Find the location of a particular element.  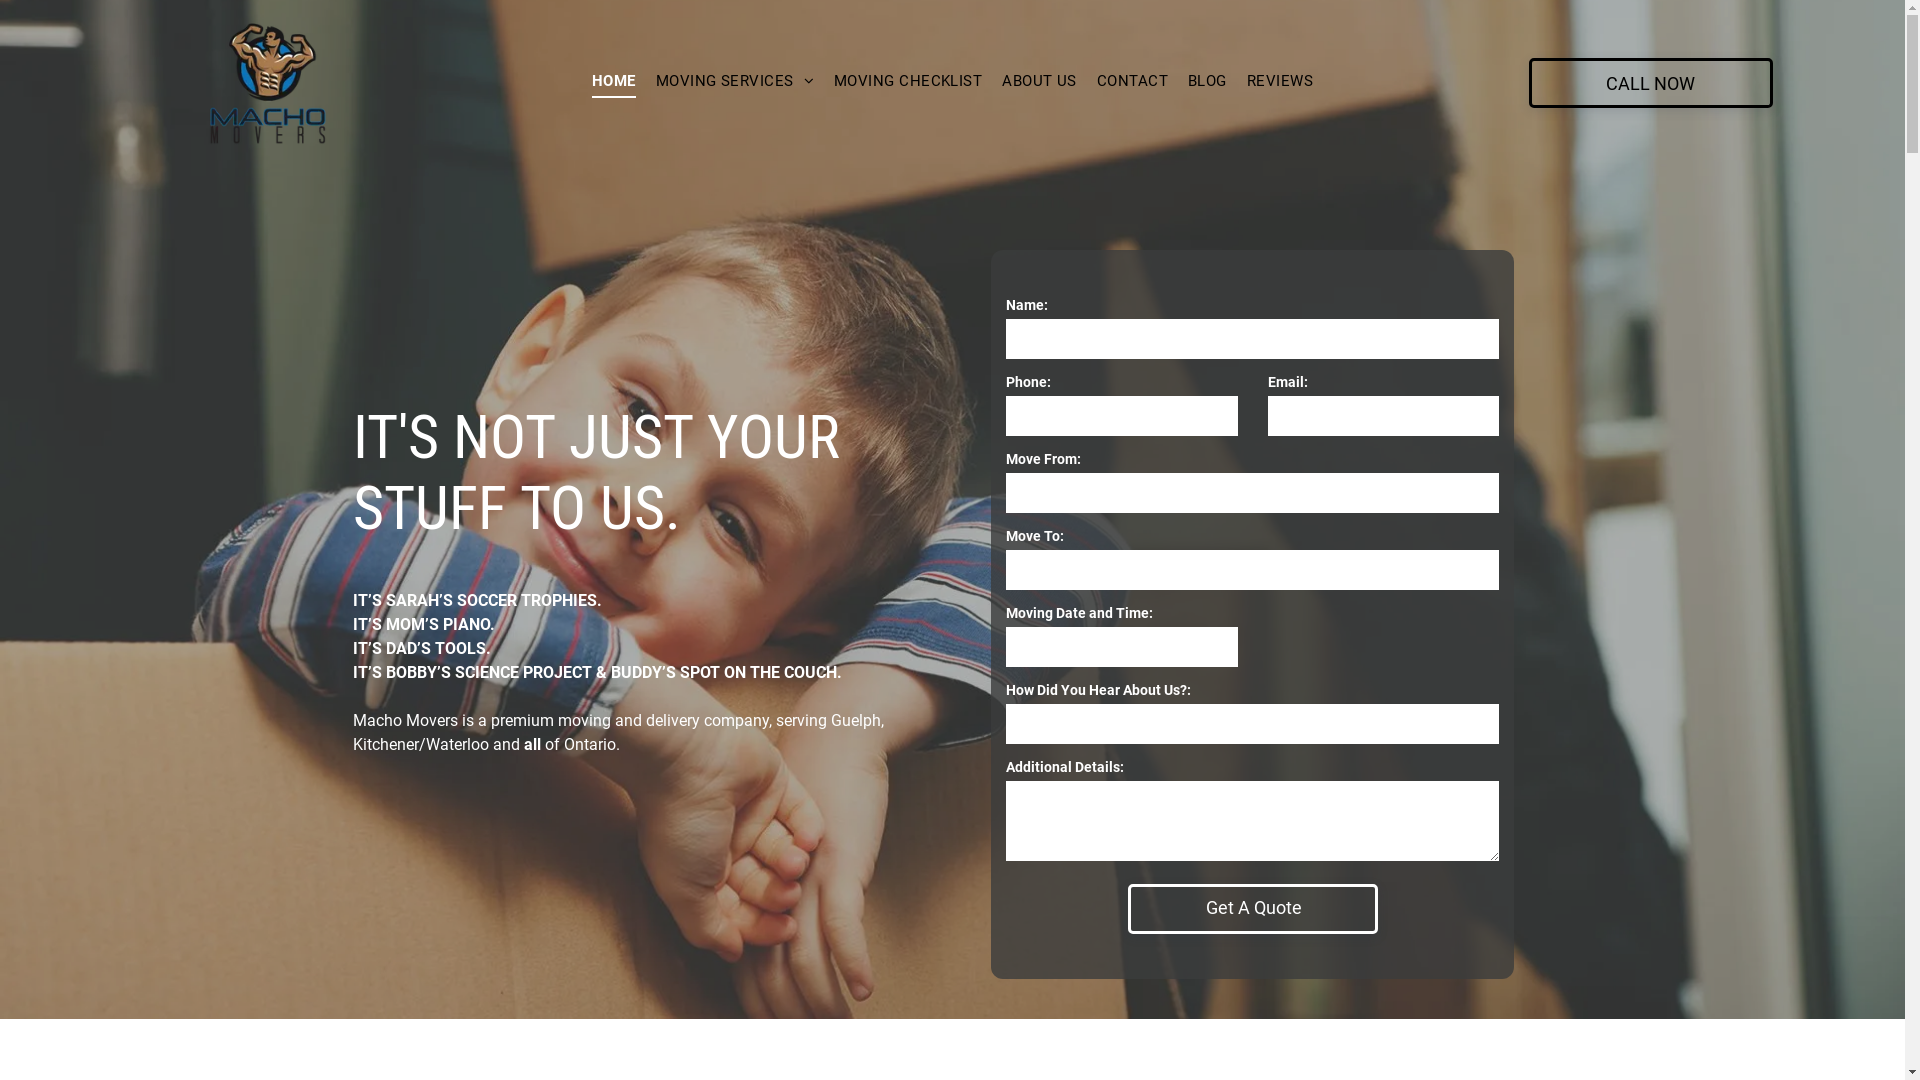

'MOVING CHECKLIST' is located at coordinates (906, 80).